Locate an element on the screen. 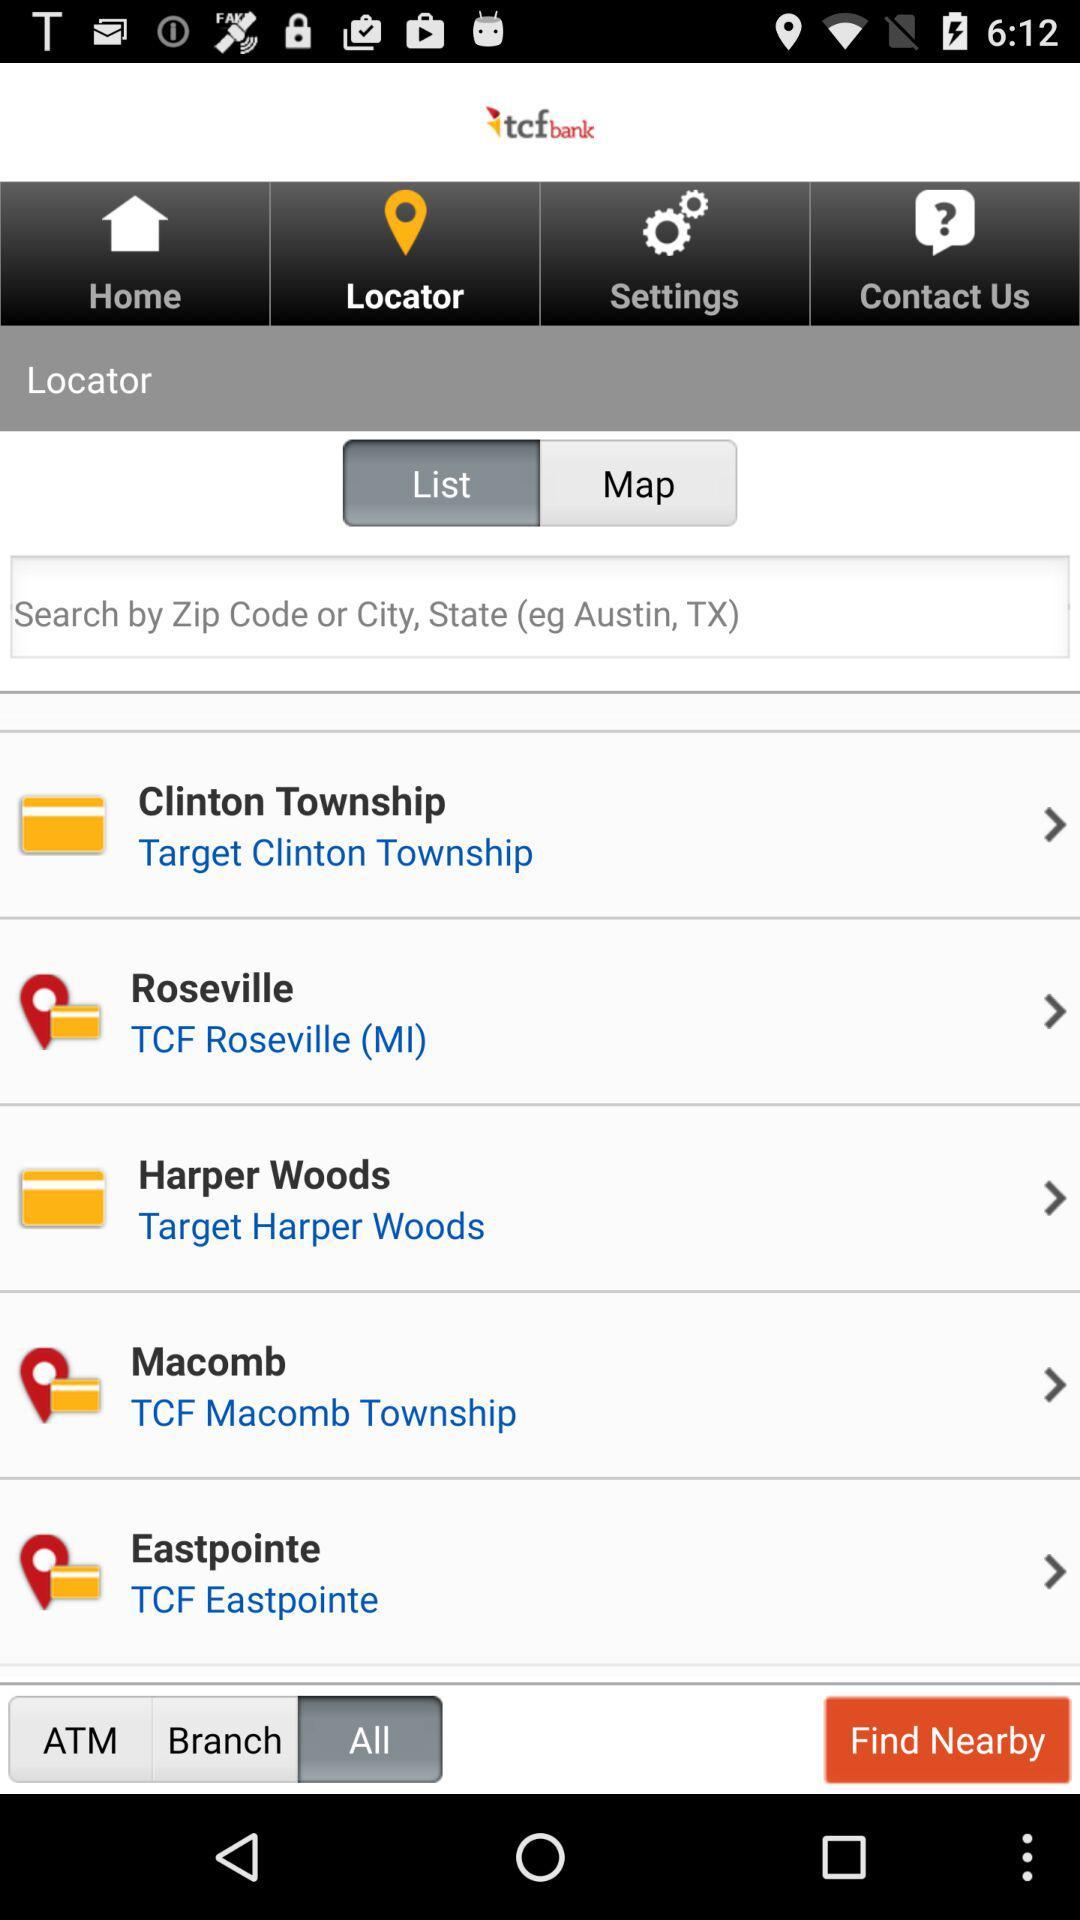  icon next to the find nearby button is located at coordinates (370, 1738).